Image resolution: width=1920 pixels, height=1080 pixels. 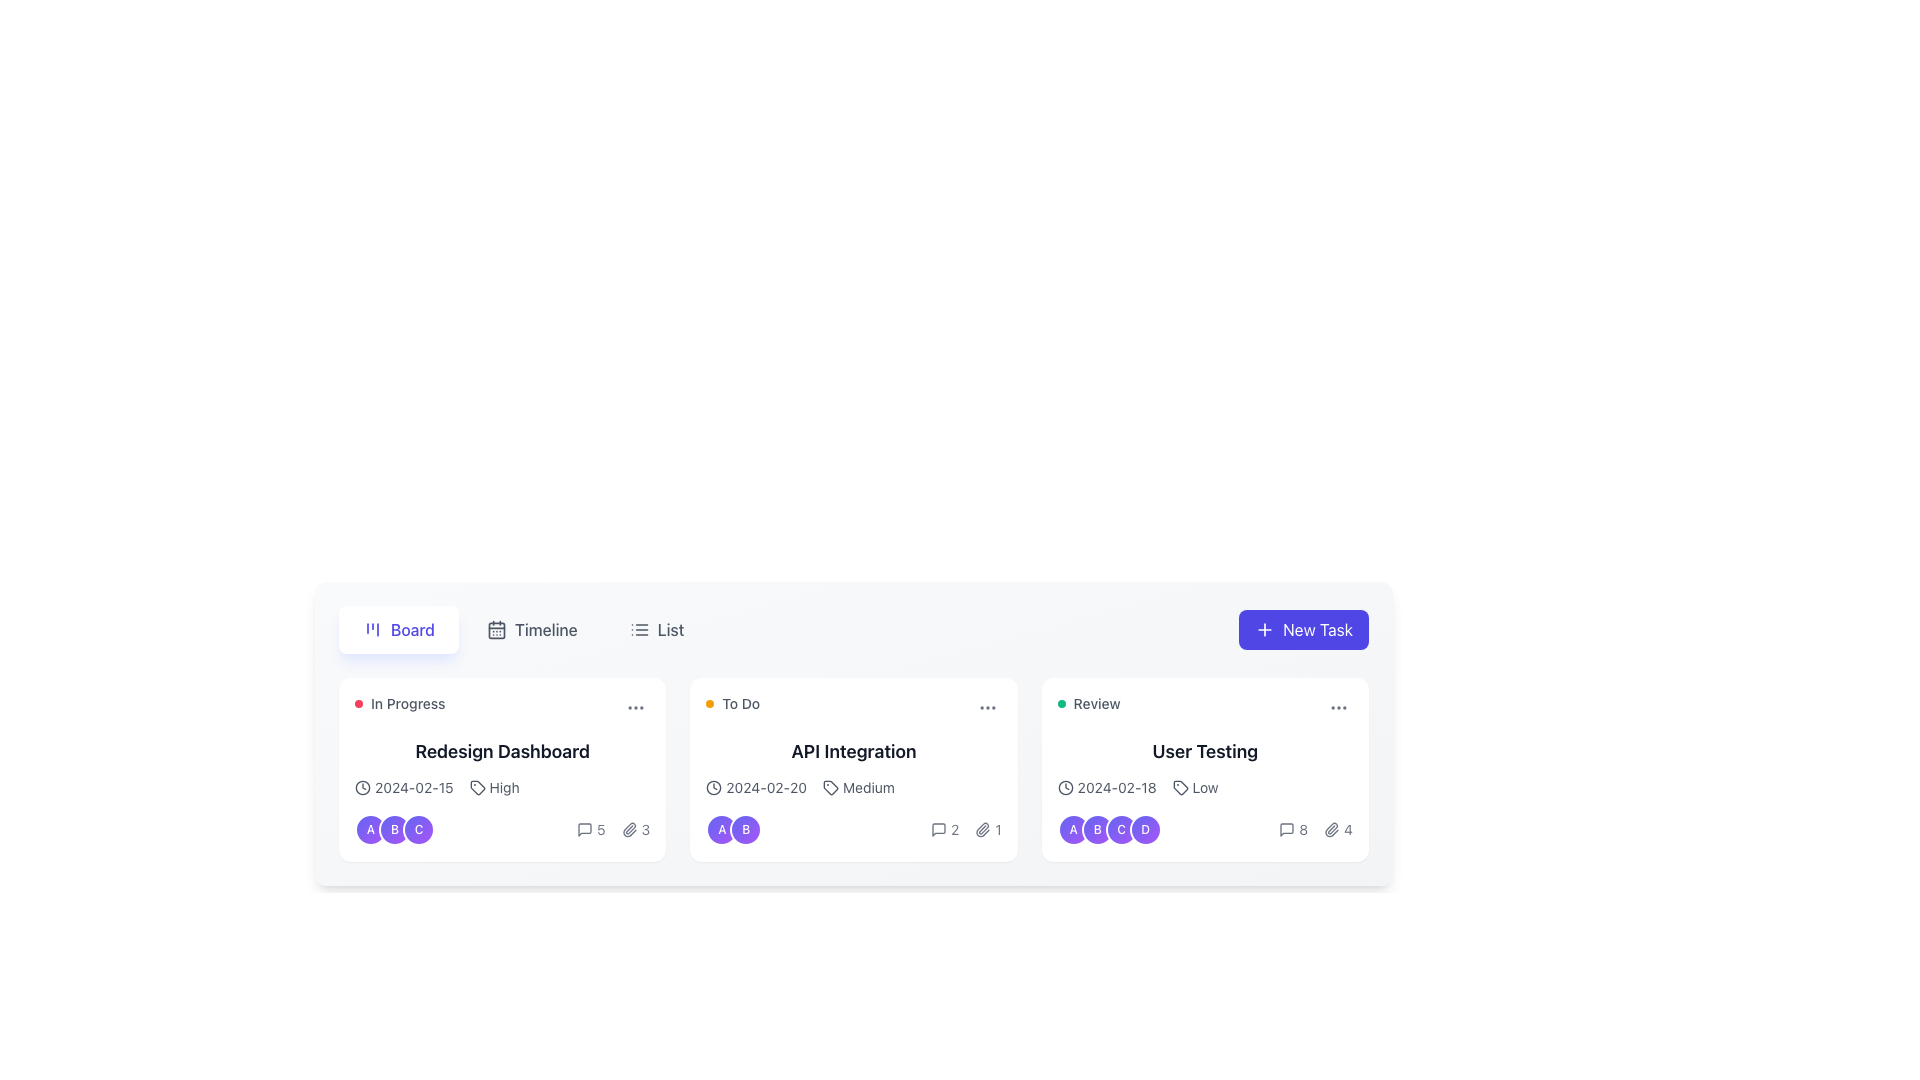 I want to click on the ellipsis icon located in the top-right corner of the 'API Integration' card within the 'To Do' column, so click(x=987, y=707).